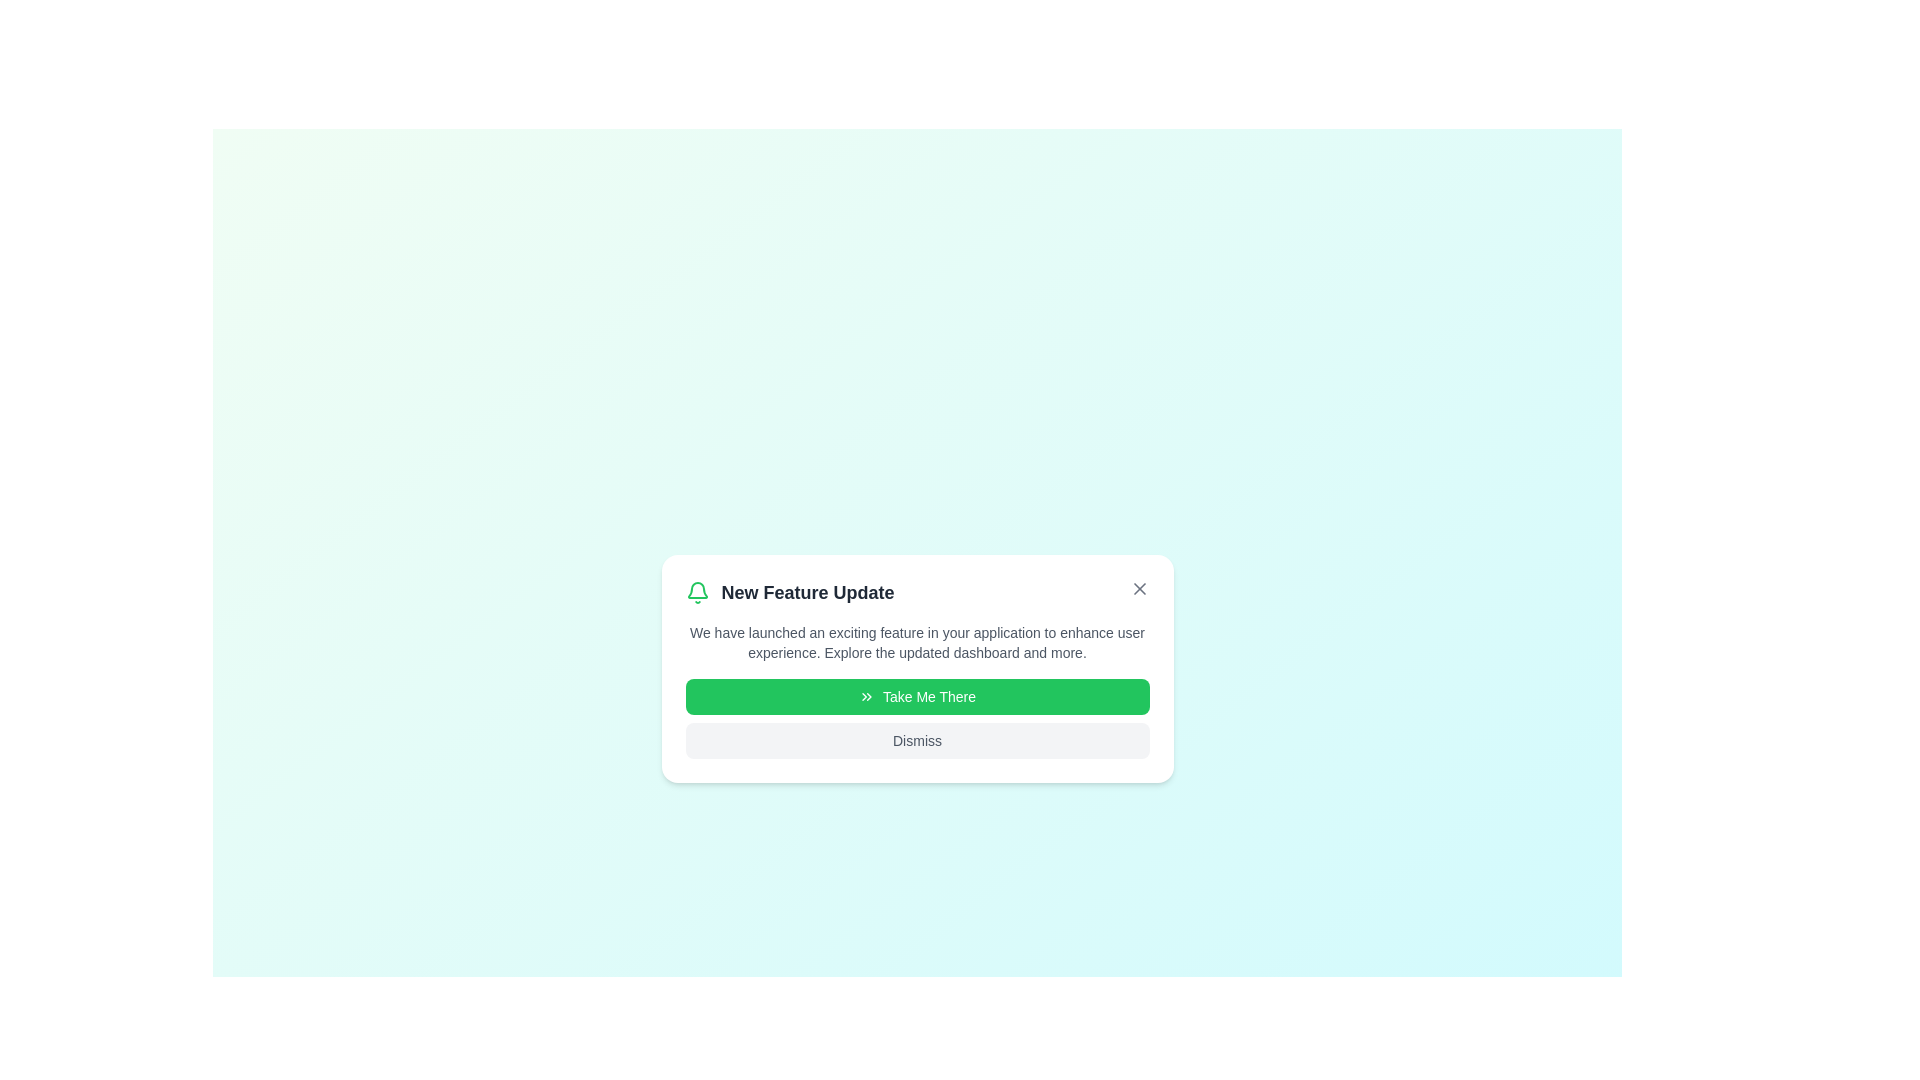 The width and height of the screenshot is (1920, 1080). What do you see at coordinates (916, 696) in the screenshot?
I see `the 'Take Me There' button to navigate to the new feature` at bounding box center [916, 696].